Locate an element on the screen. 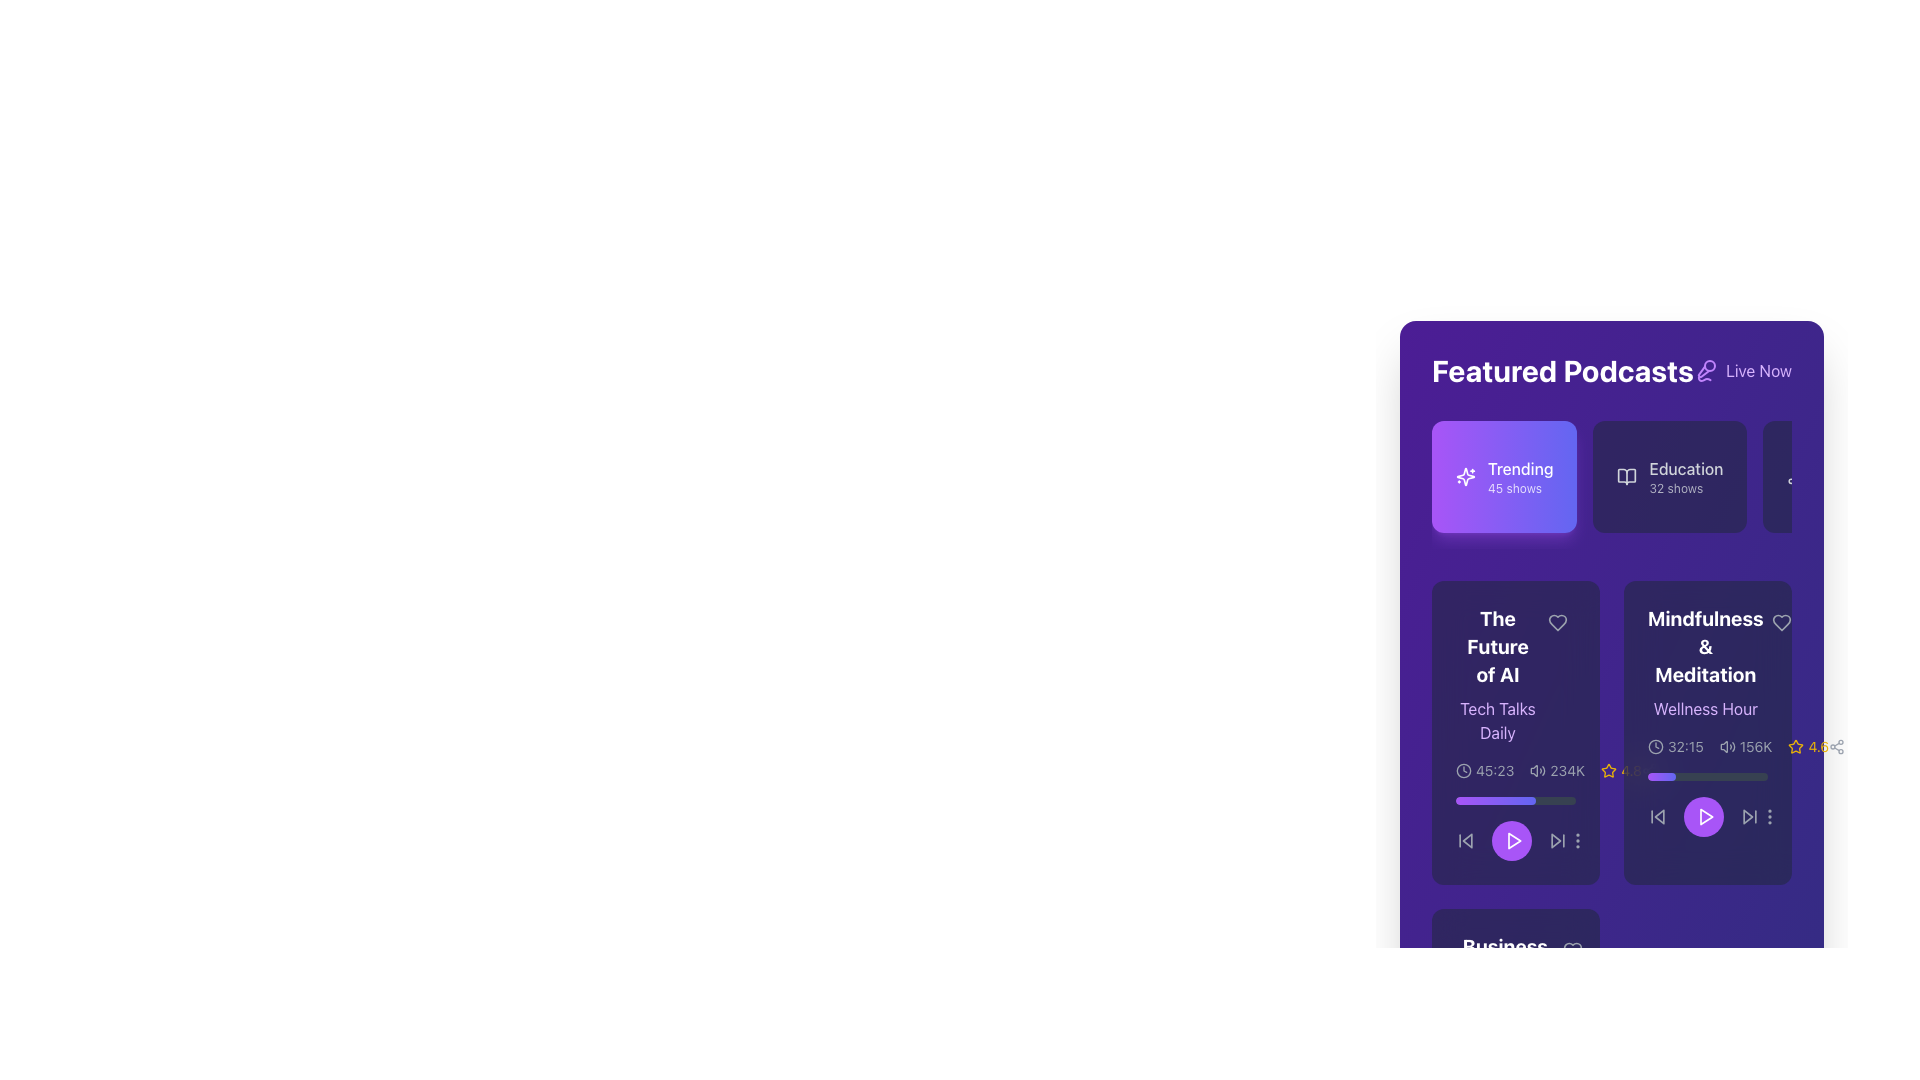 Image resolution: width=1920 pixels, height=1080 pixels. the star-shaped rating icon with a yellow outline located beside the text '4.6' under the 'Mindfulness & Meditation' section in the 'Featured Podcasts' panel to interact with the rating system is located at coordinates (1796, 747).